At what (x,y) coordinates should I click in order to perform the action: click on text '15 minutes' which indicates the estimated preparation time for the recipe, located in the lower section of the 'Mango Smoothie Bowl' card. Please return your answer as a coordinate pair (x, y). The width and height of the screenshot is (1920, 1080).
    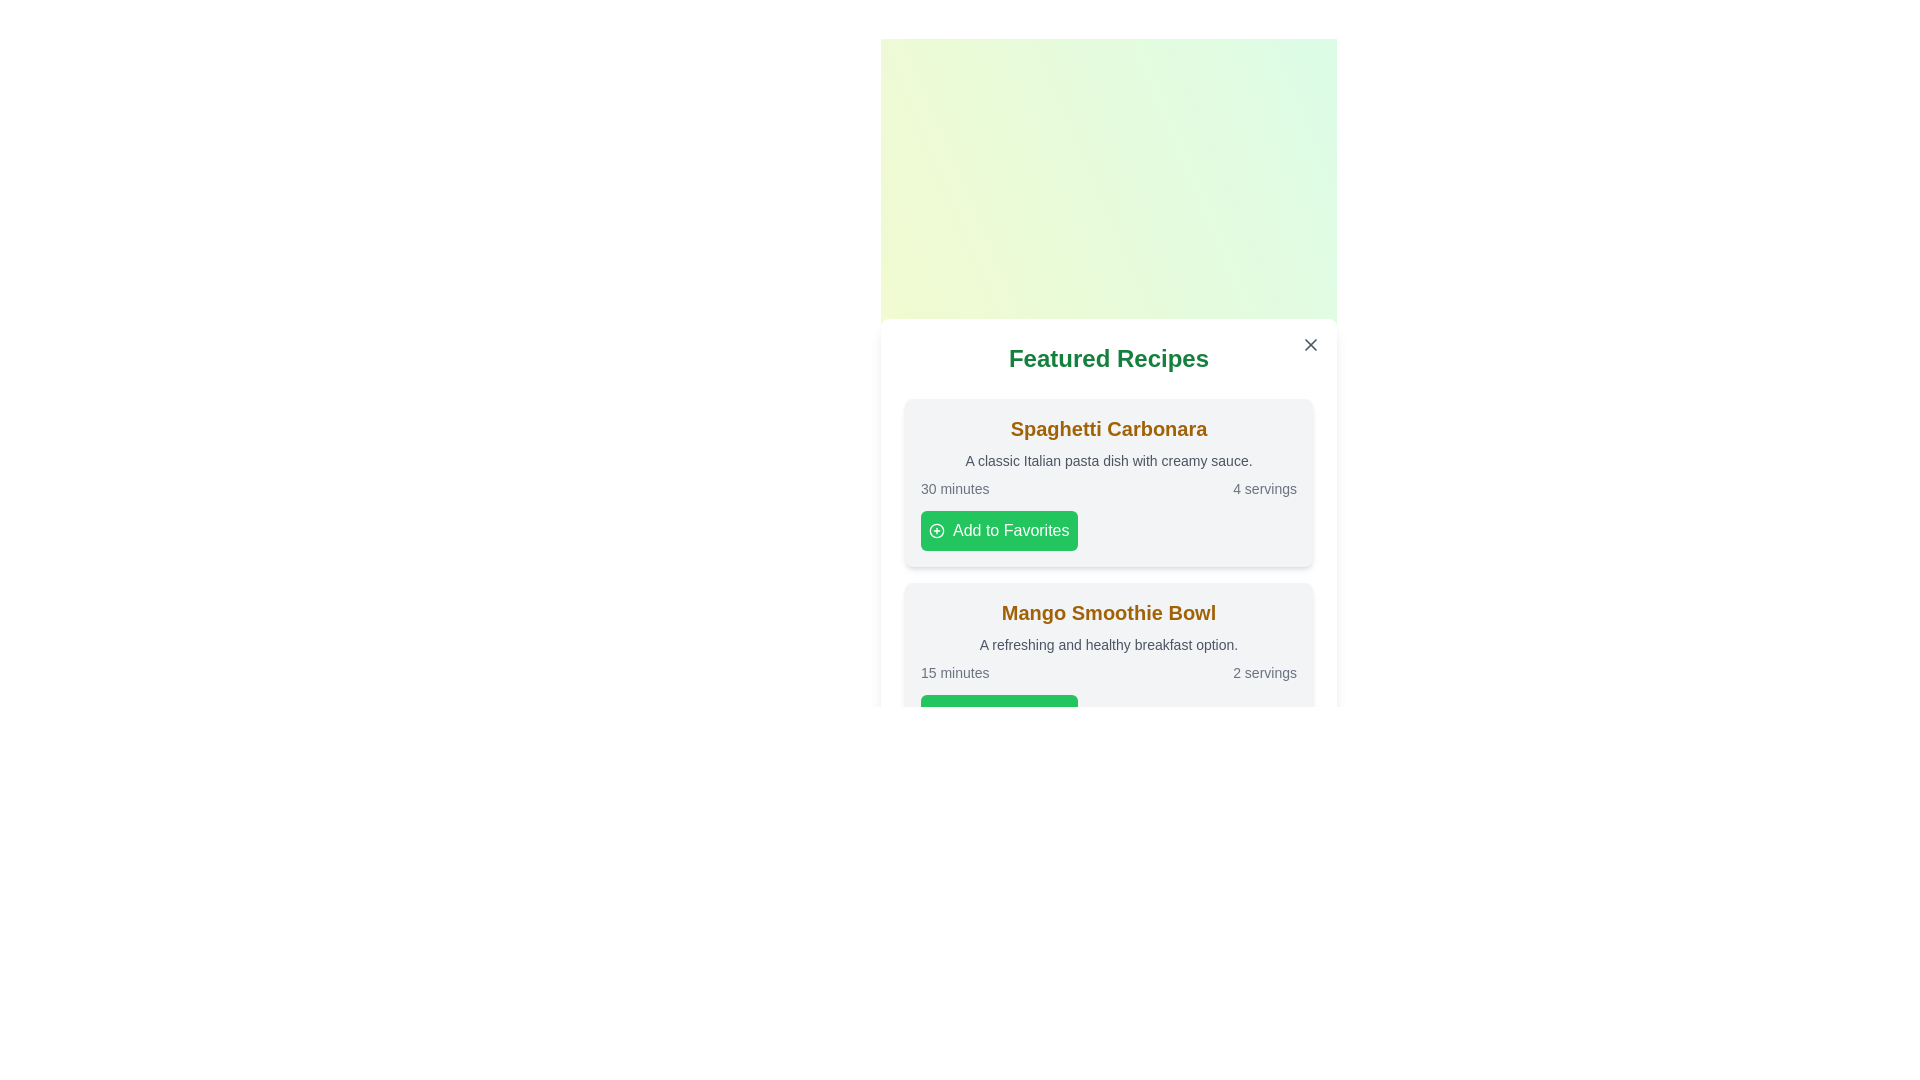
    Looking at the image, I should click on (954, 672).